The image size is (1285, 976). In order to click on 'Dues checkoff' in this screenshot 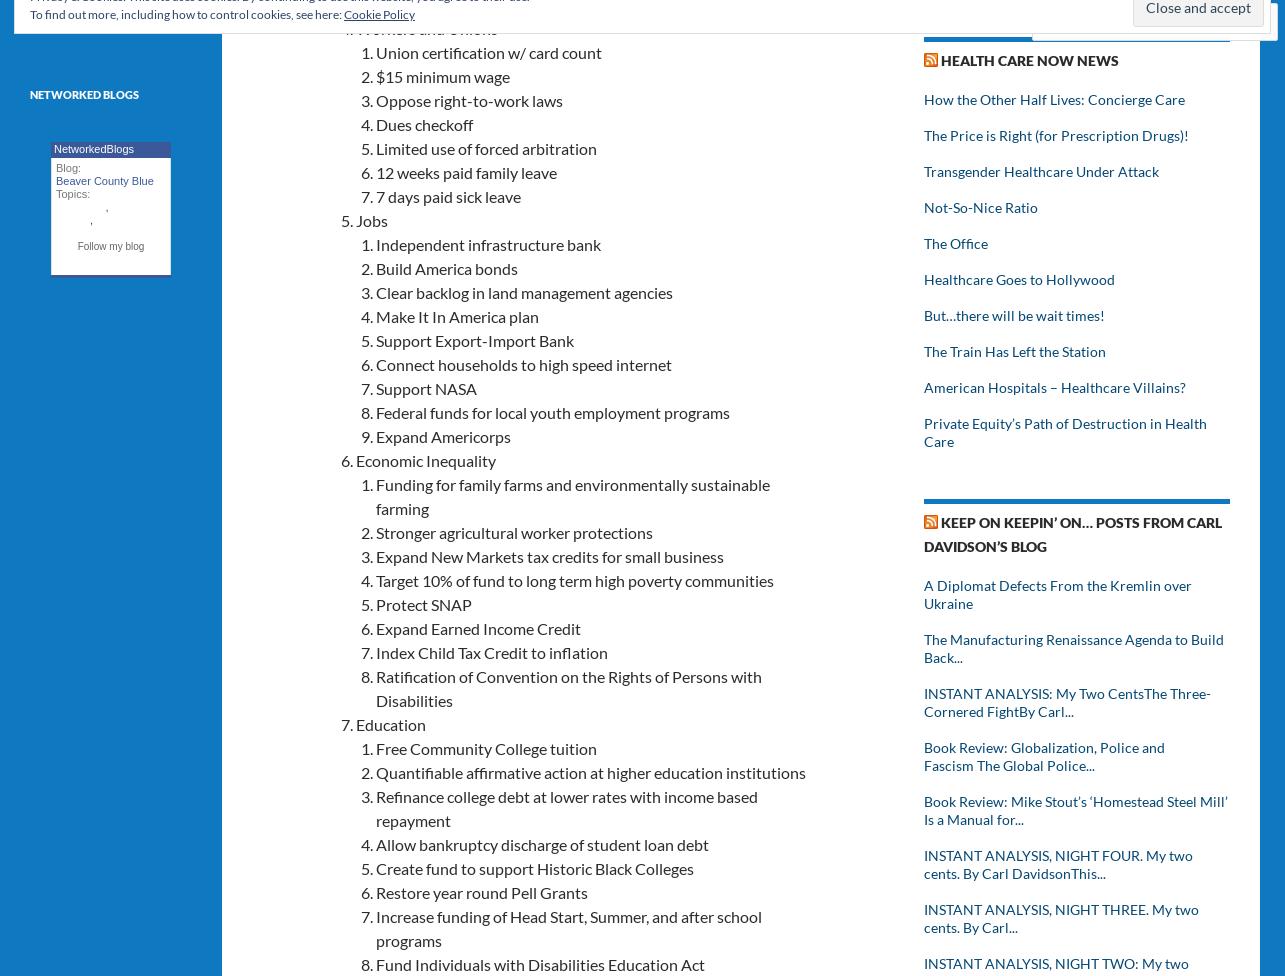, I will do `click(423, 122)`.